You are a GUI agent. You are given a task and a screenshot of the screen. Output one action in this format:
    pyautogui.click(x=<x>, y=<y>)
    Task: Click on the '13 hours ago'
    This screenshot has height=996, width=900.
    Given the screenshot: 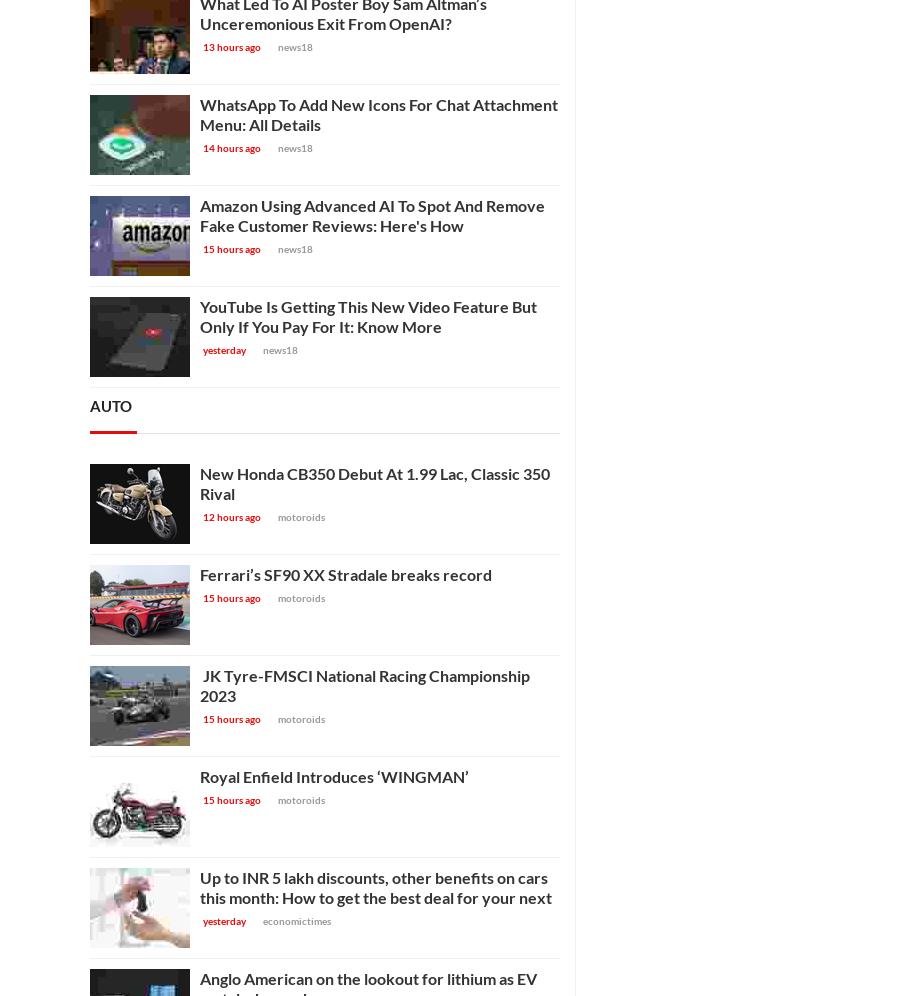 What is the action you would take?
    pyautogui.click(x=231, y=46)
    